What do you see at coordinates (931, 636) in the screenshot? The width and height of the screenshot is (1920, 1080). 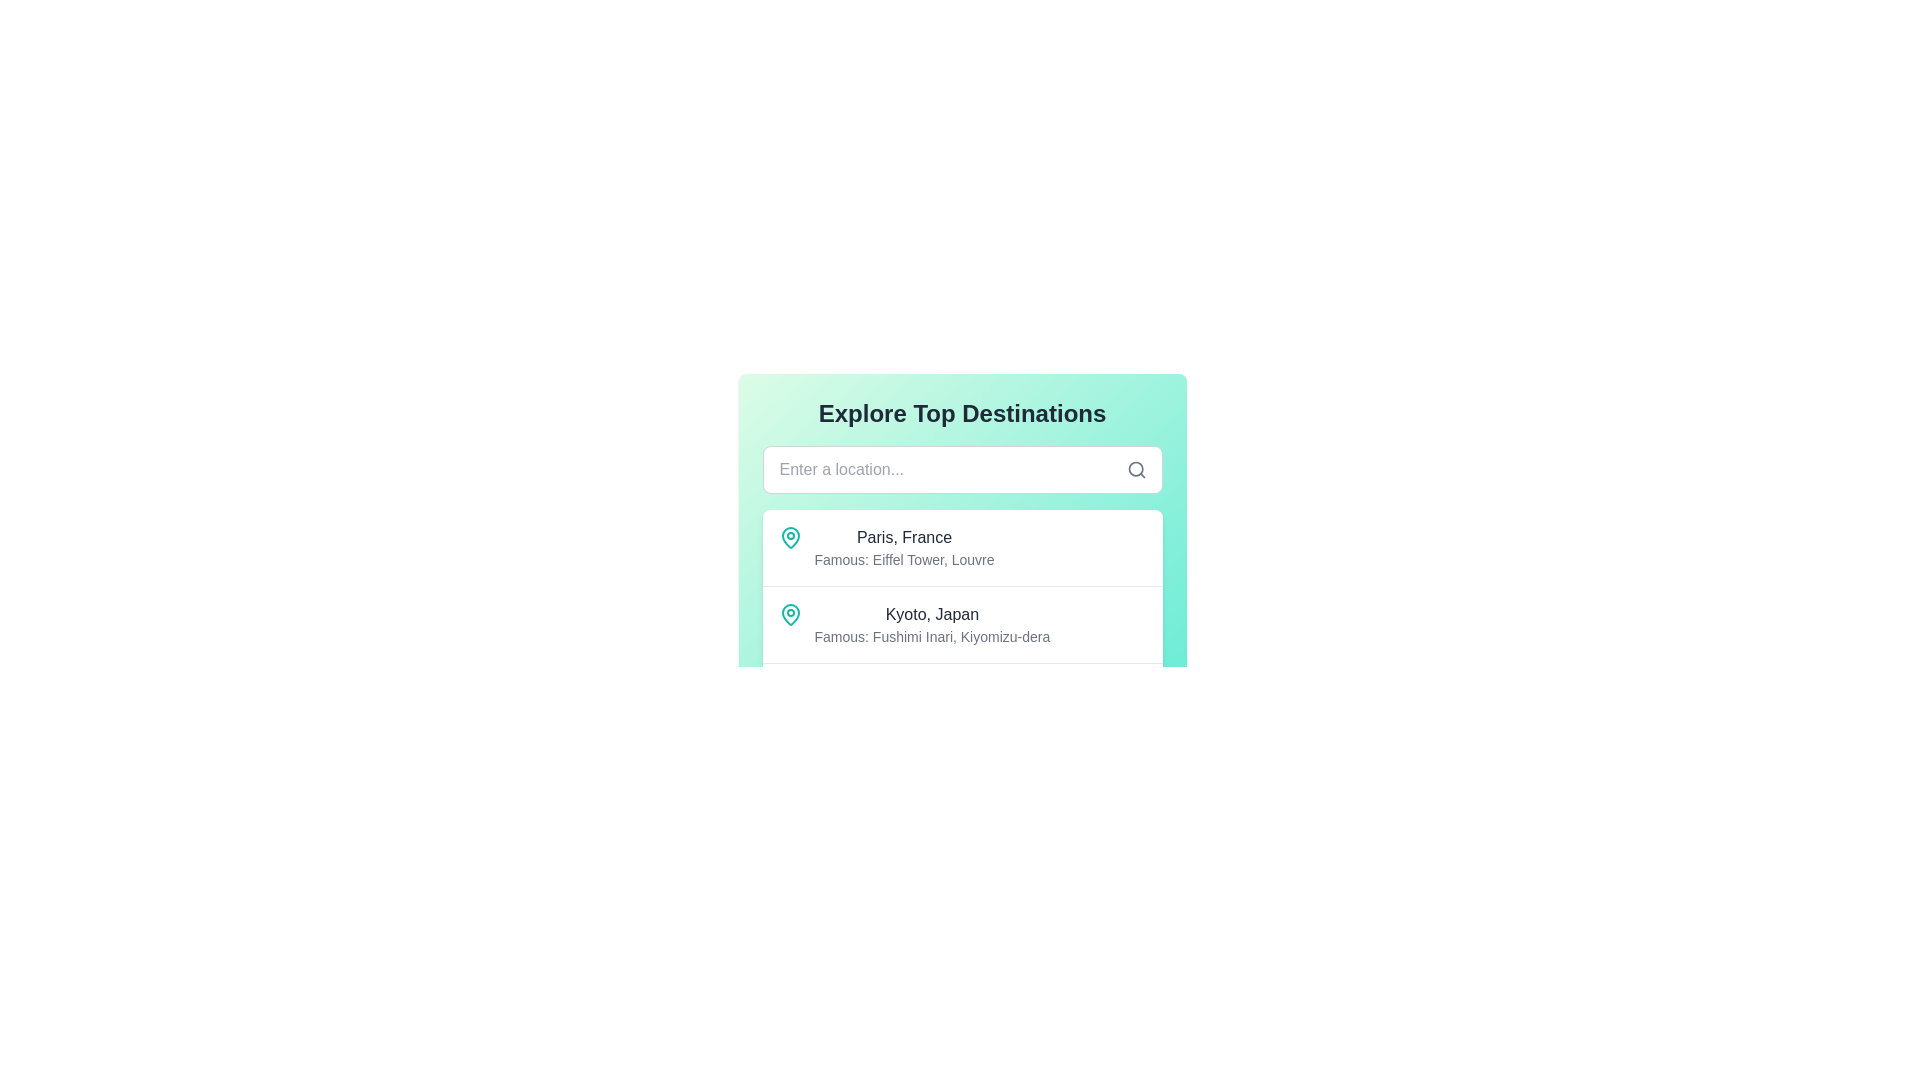 I see `the text label providing information about famous landmarks associated with 'Kyoto, Japan', which is positioned immediately below the heading 'Kyoto, Japan'` at bounding box center [931, 636].